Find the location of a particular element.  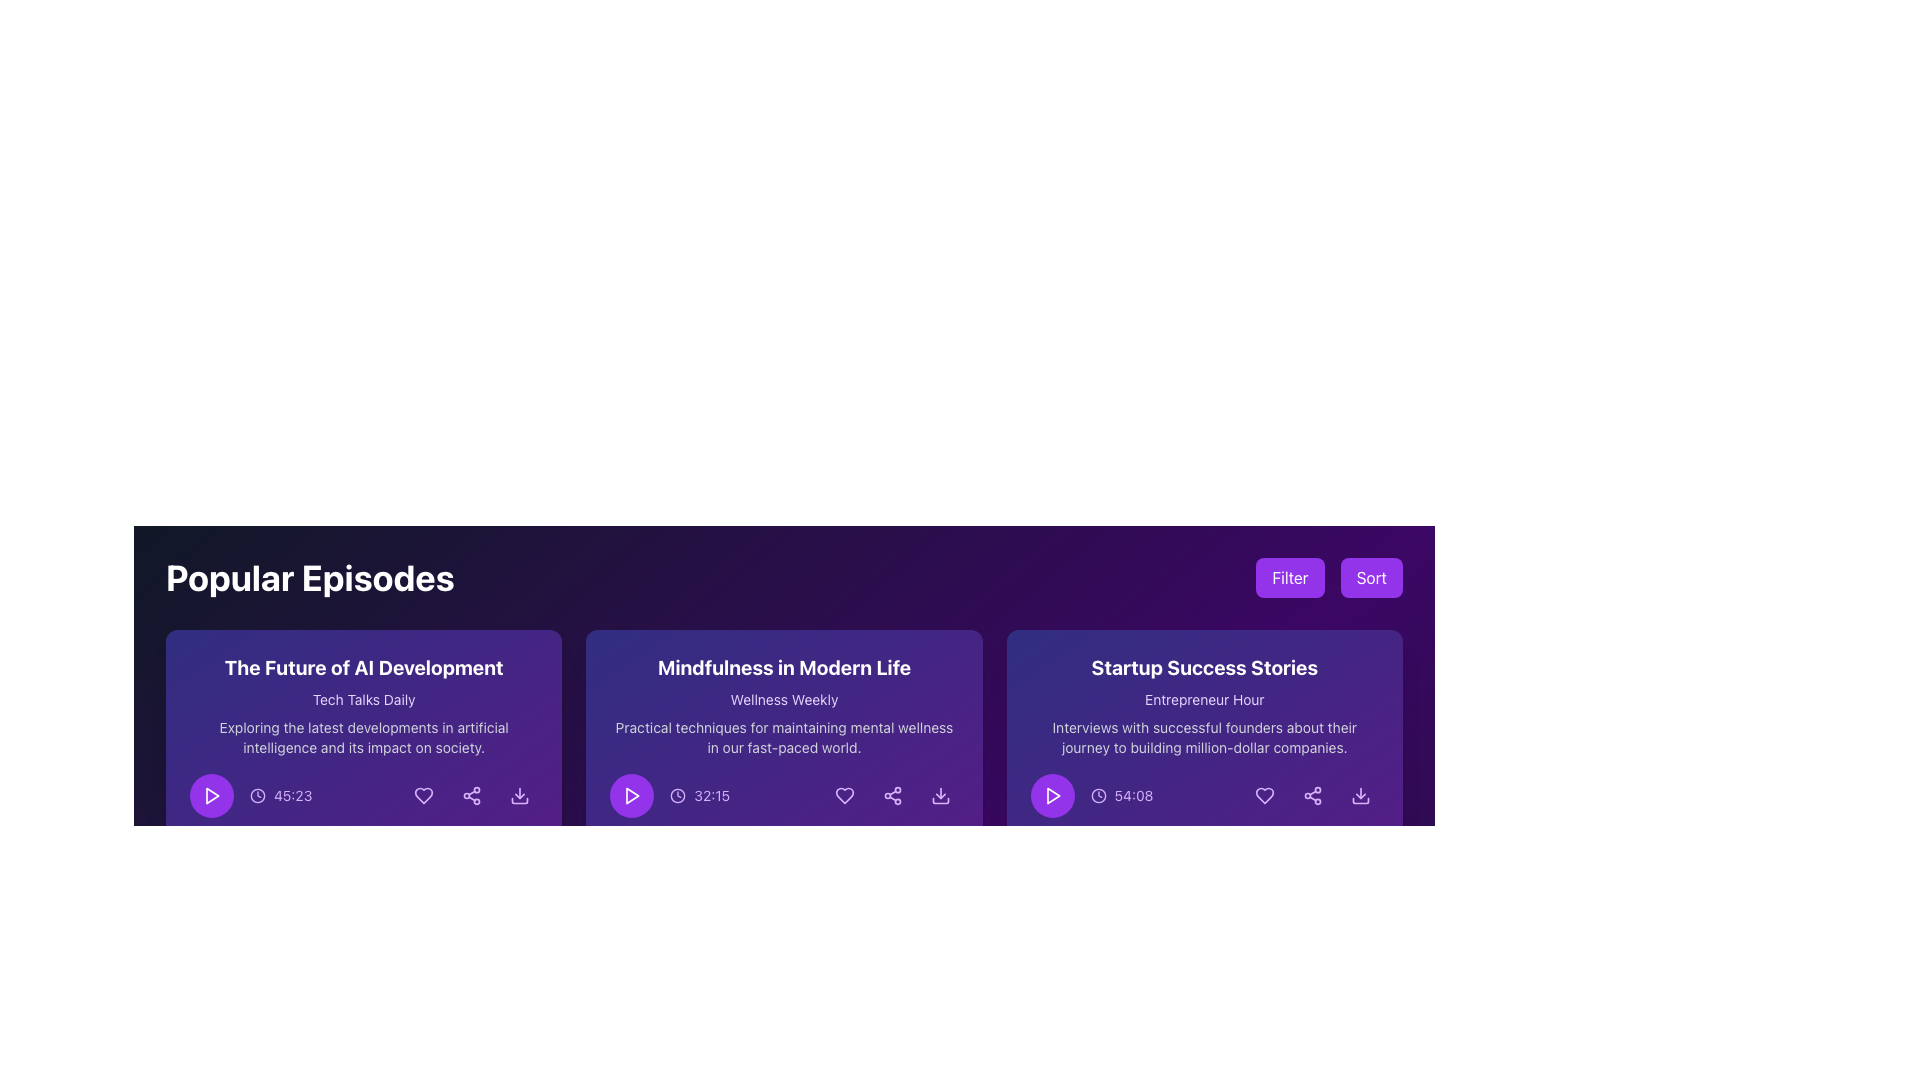

the text element that provides a brief description of the podcast episode 'Mindfulness in Modern Life', located within the card labeled 'Mindfulness in Modern Life' under the 'Wellness Weekly' subheading is located at coordinates (783, 737).